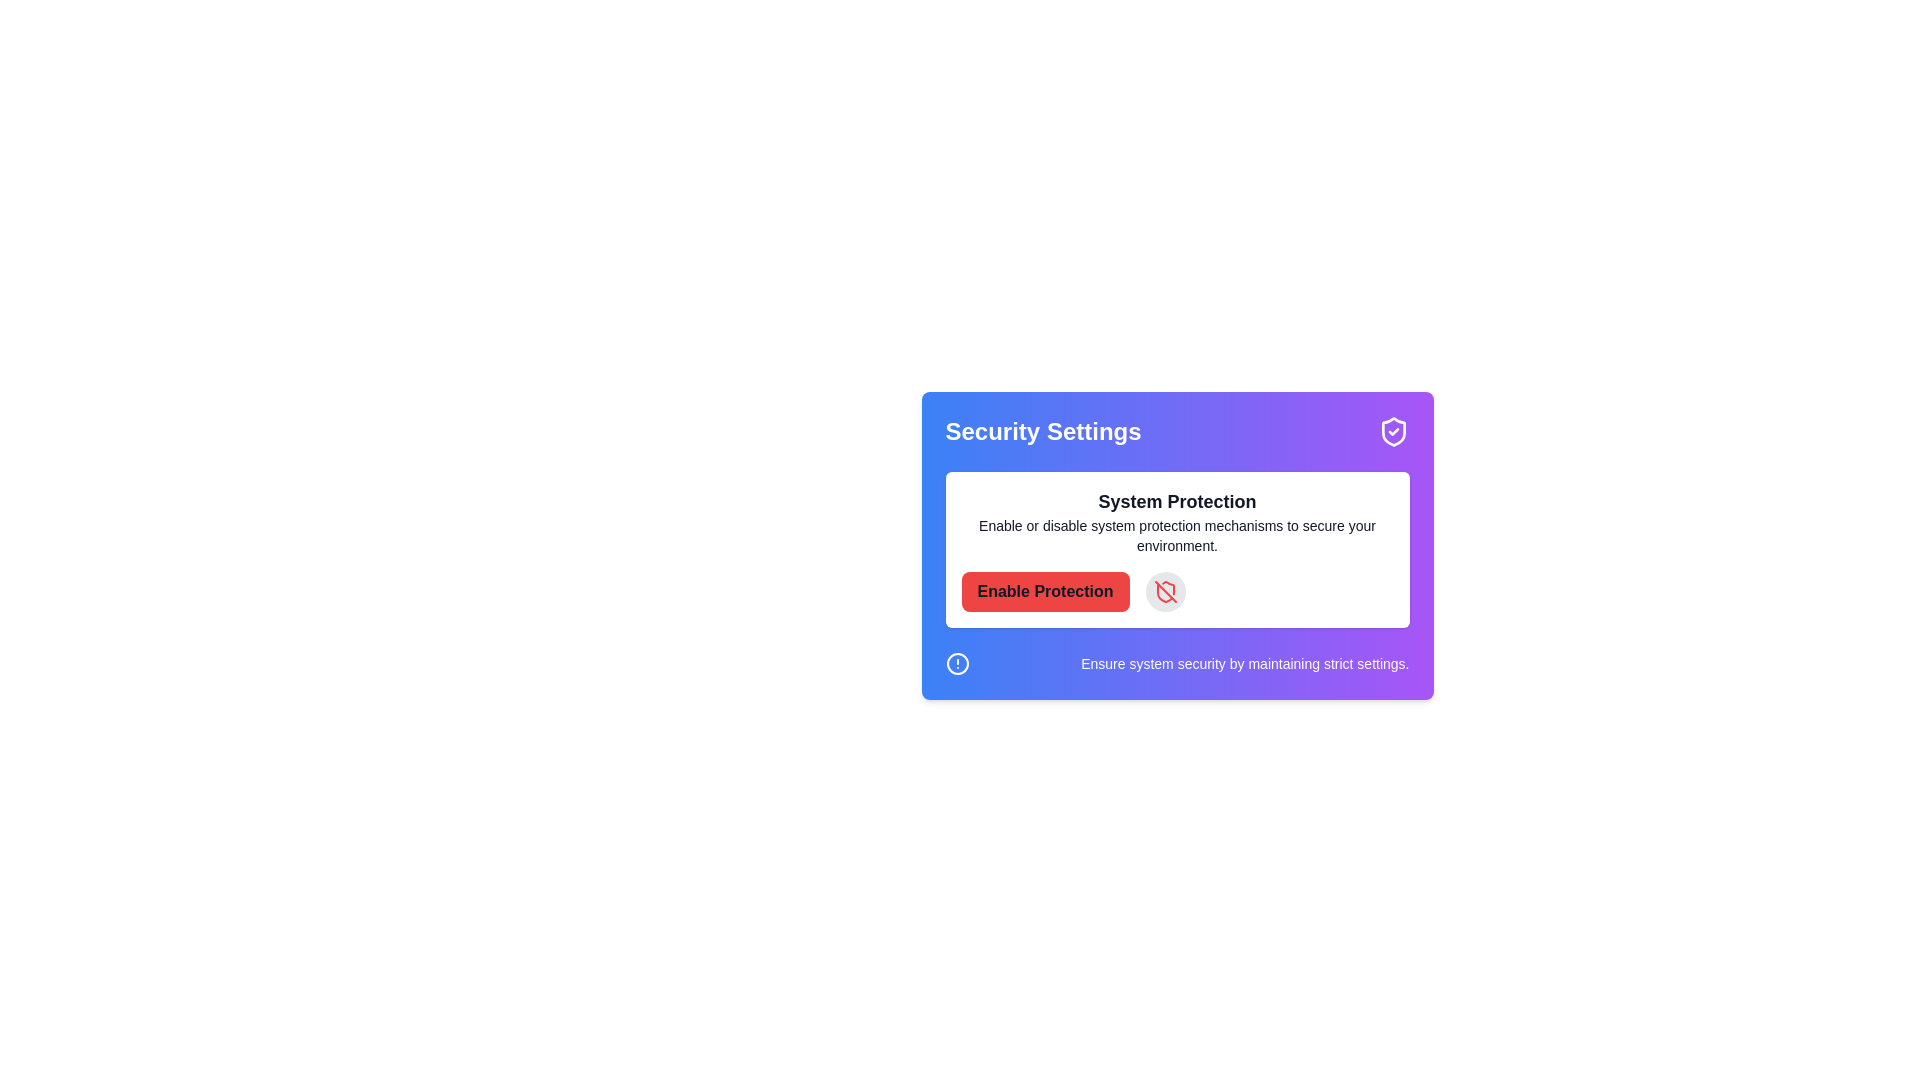 The width and height of the screenshot is (1920, 1080). Describe the element at coordinates (1165, 590) in the screenshot. I see `the protection disabled icon located in the lower-right corner of the system protection section, next to the 'Enable Protection' button` at that location.